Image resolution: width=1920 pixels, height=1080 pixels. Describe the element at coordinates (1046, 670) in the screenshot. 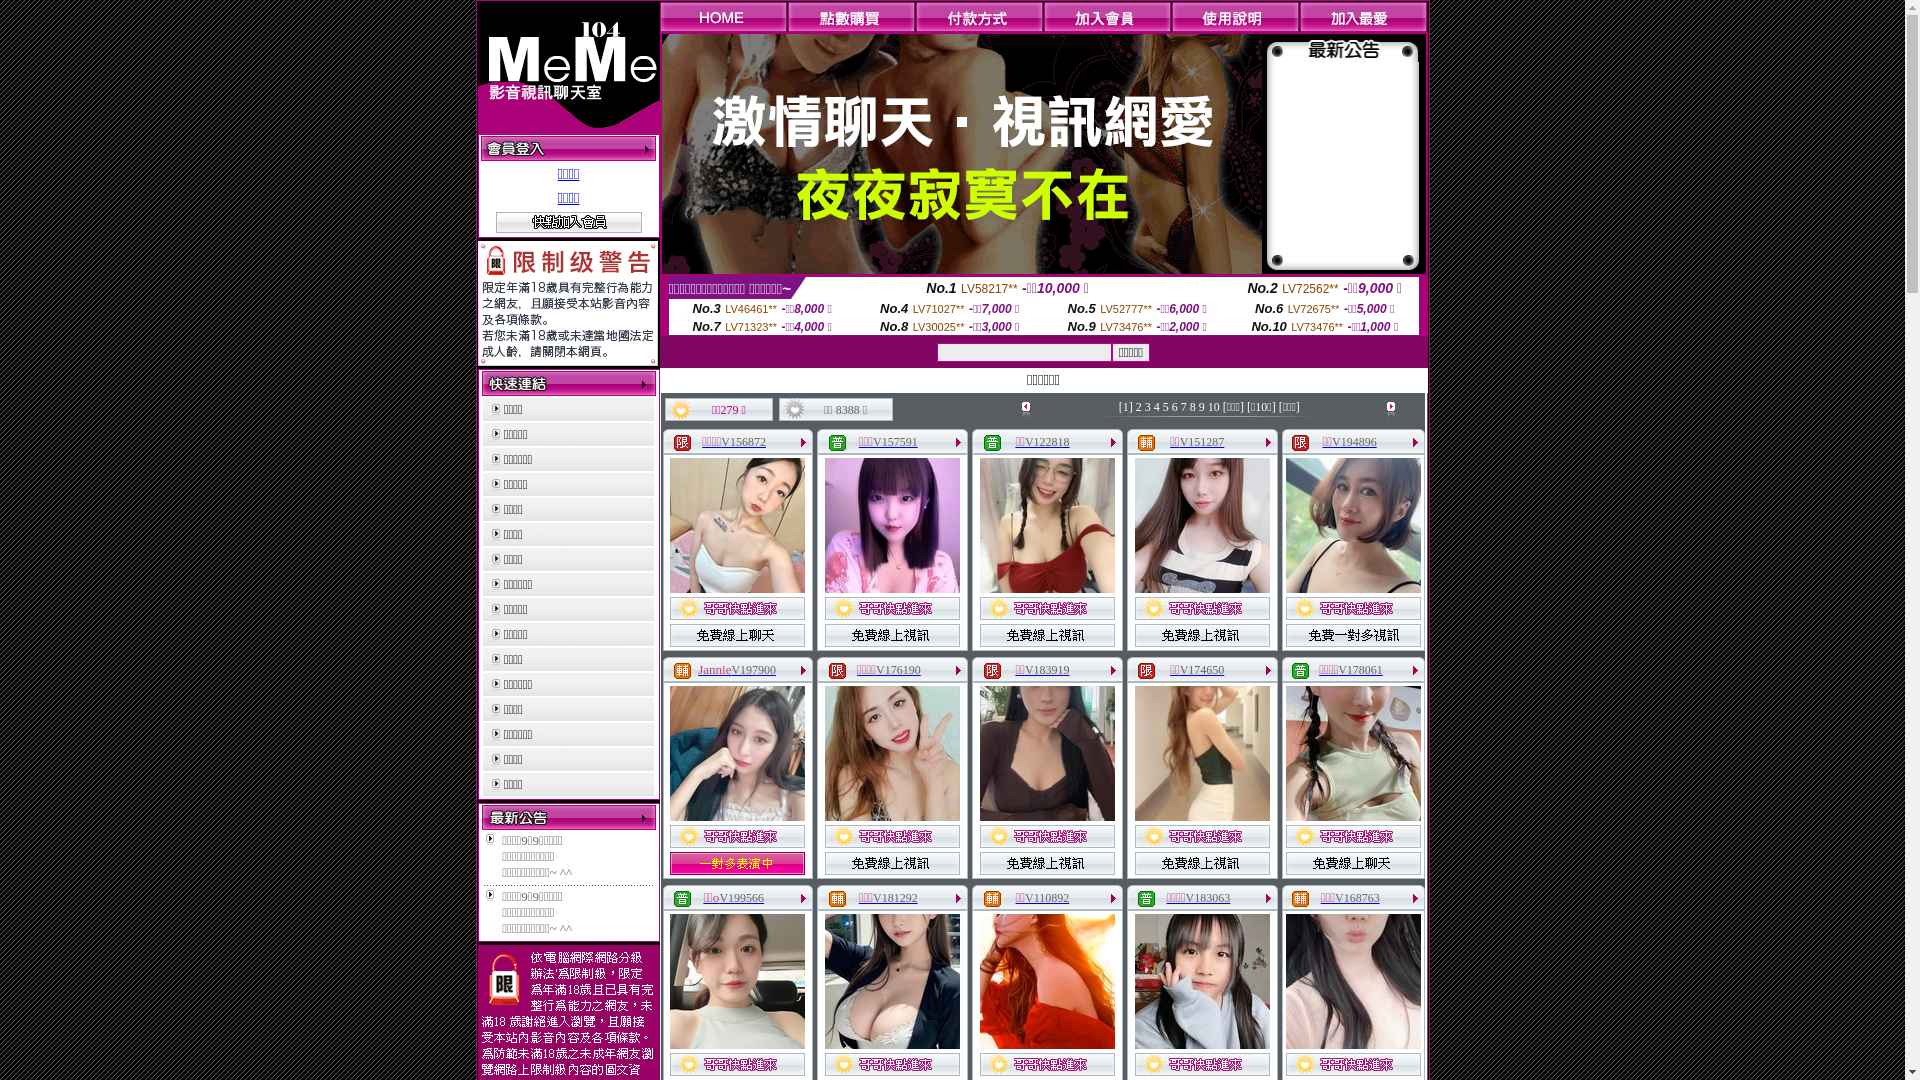

I see `'V183919'` at that location.